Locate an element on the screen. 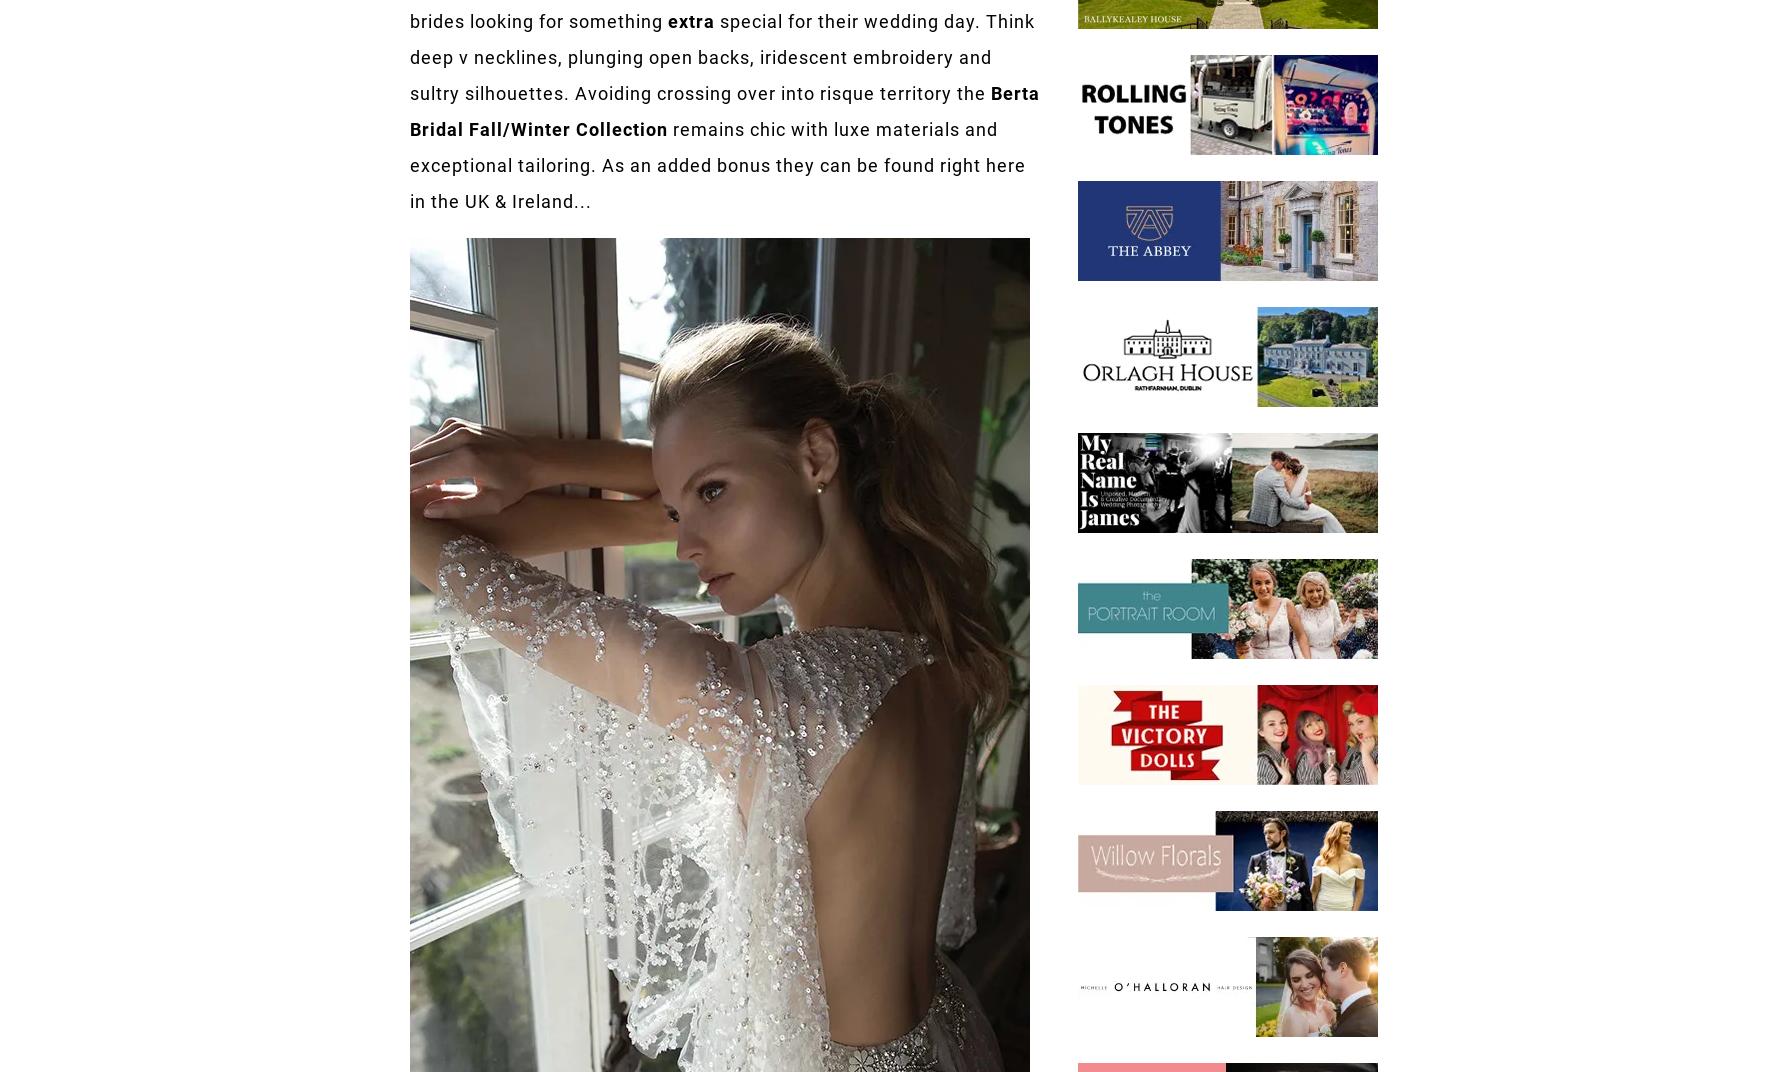  '64K' is located at coordinates (654, 558).